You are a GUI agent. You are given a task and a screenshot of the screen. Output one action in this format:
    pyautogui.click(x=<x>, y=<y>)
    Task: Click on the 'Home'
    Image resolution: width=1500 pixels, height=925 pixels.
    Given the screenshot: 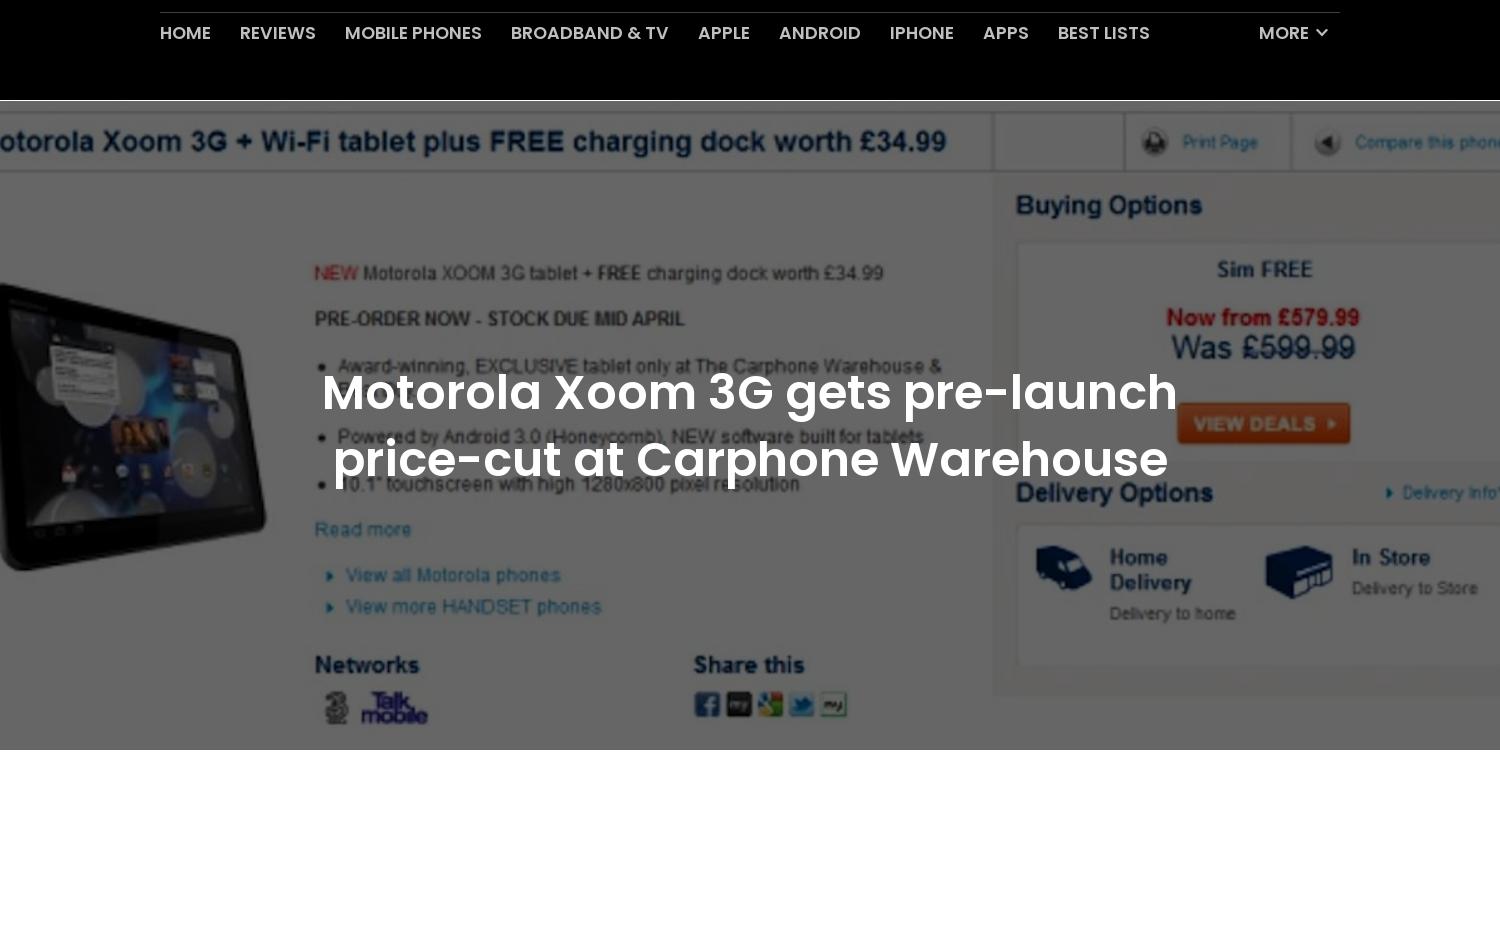 What is the action you would take?
    pyautogui.click(x=185, y=79)
    